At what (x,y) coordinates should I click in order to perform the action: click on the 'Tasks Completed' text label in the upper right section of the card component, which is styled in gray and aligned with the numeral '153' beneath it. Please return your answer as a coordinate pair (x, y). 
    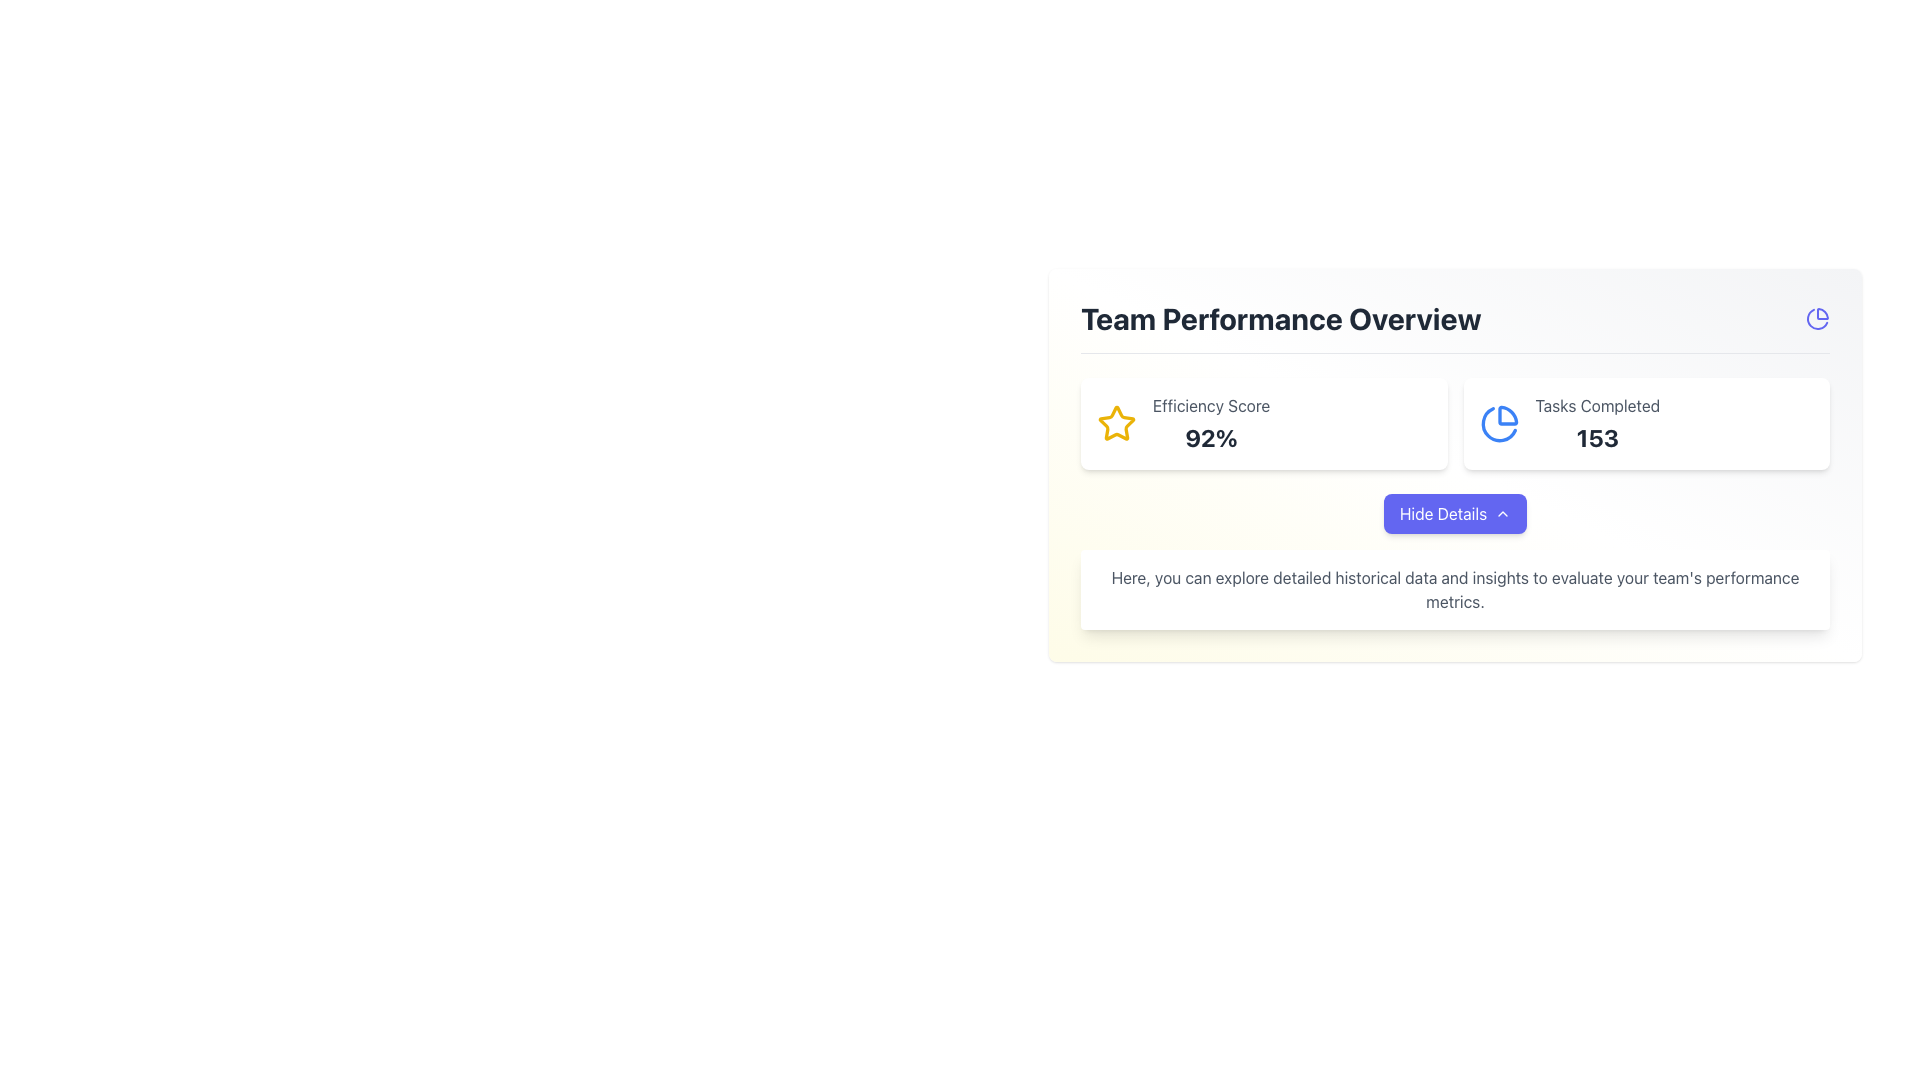
    Looking at the image, I should click on (1596, 405).